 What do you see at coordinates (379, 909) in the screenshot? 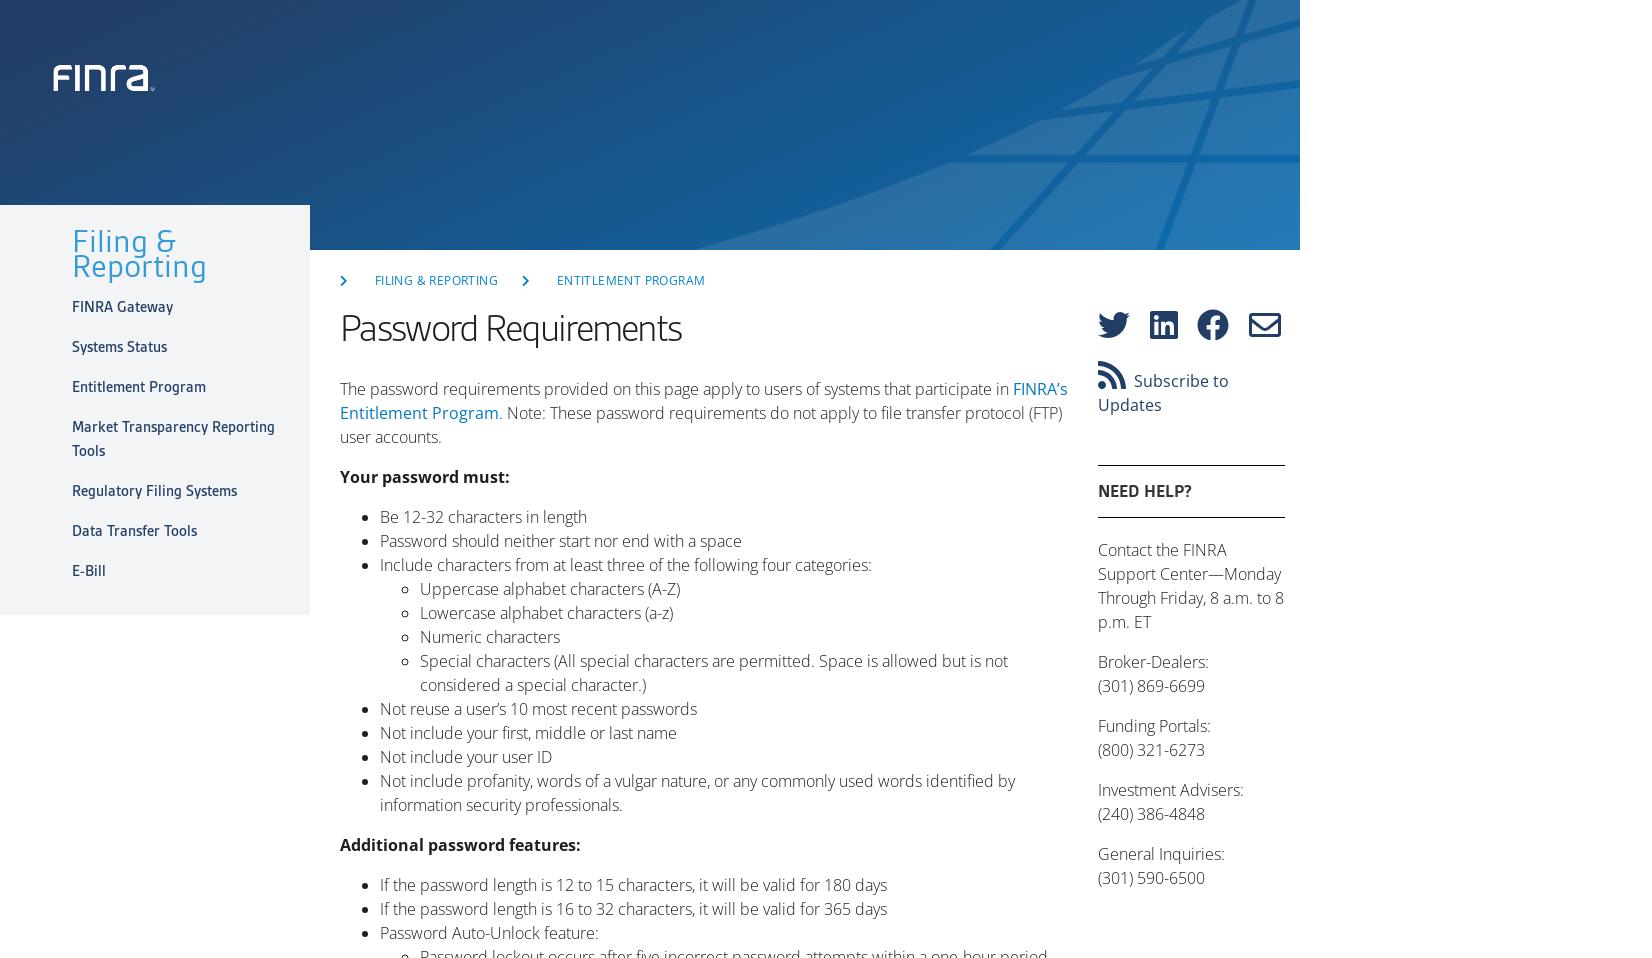
I see `'If the password length is 16 to 32 characters, it will be valid for 365 days'` at bounding box center [379, 909].